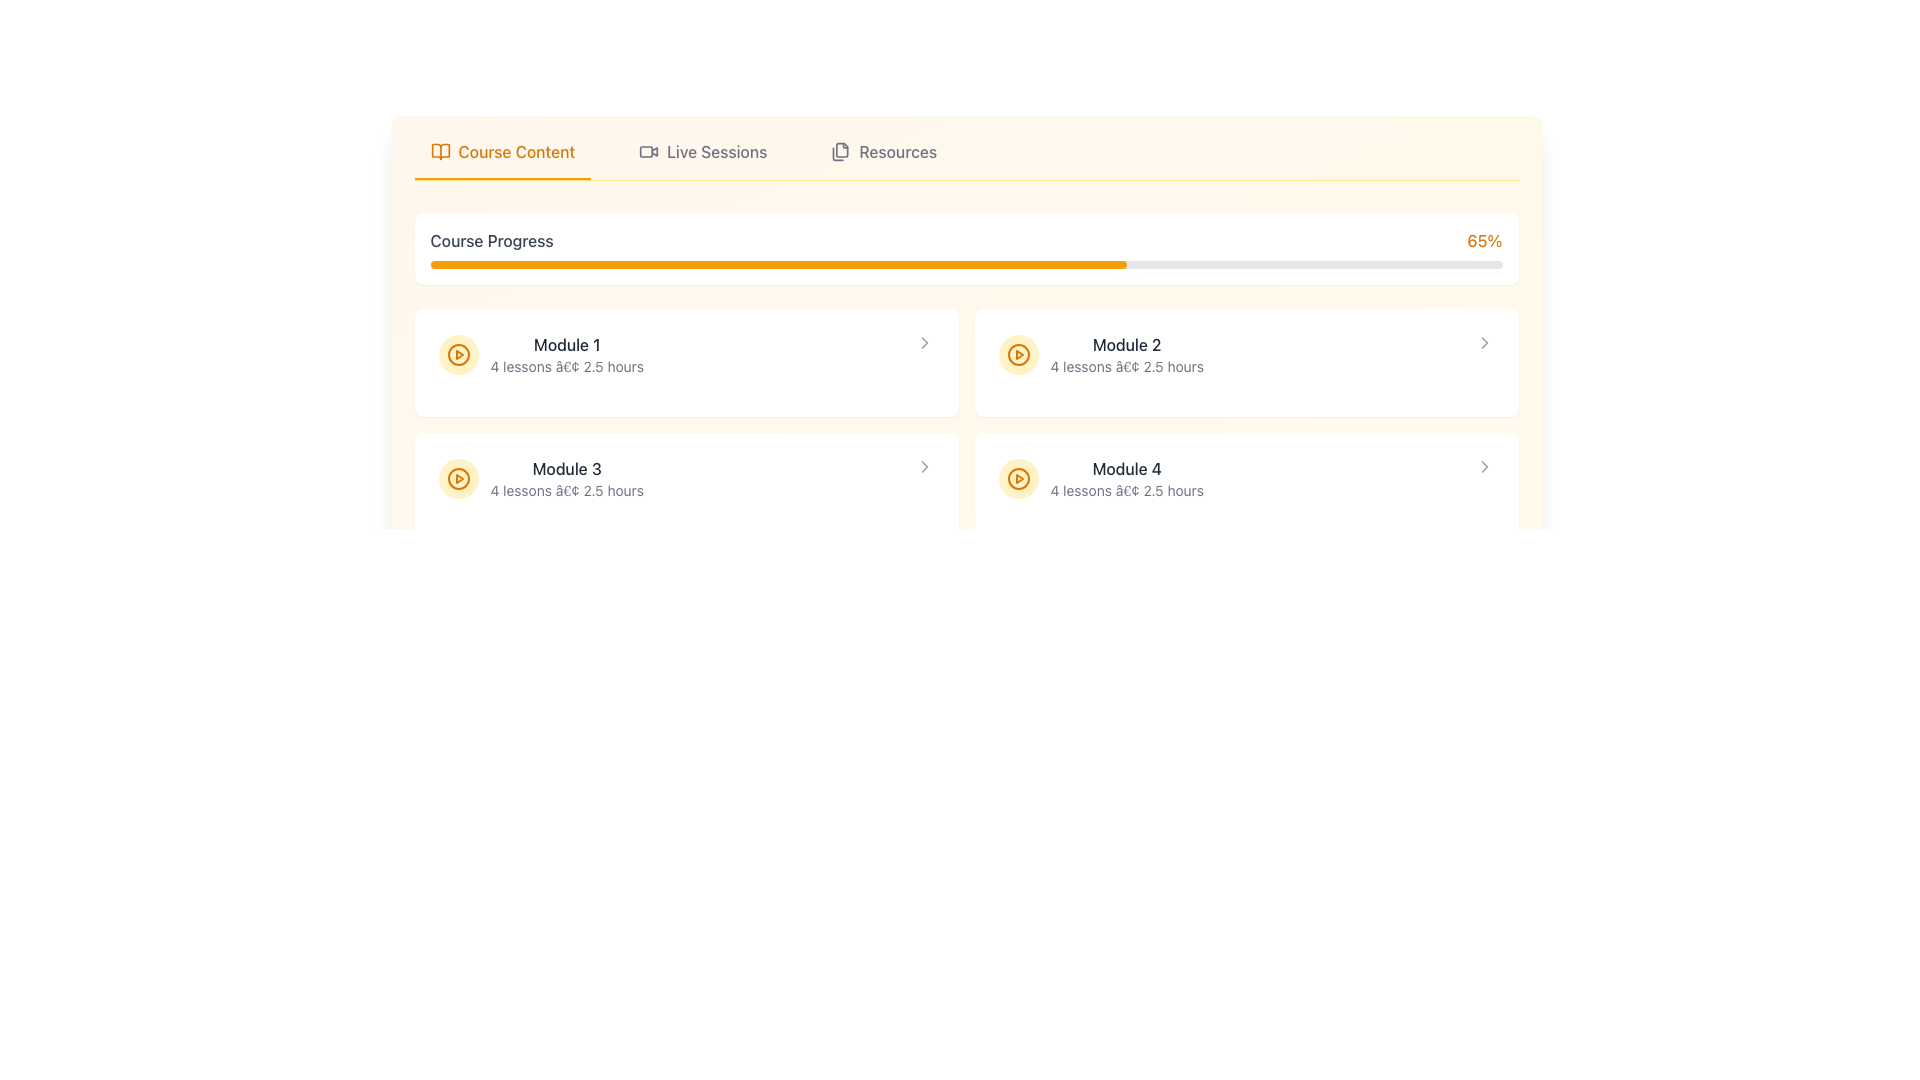 Image resolution: width=1920 pixels, height=1080 pixels. Describe the element at coordinates (1127, 353) in the screenshot. I see `text from the 'Module 2' label which displays 'Module 2' in bold dark gray and '4 lessons • 2.5 hours' in lighter gray` at that location.